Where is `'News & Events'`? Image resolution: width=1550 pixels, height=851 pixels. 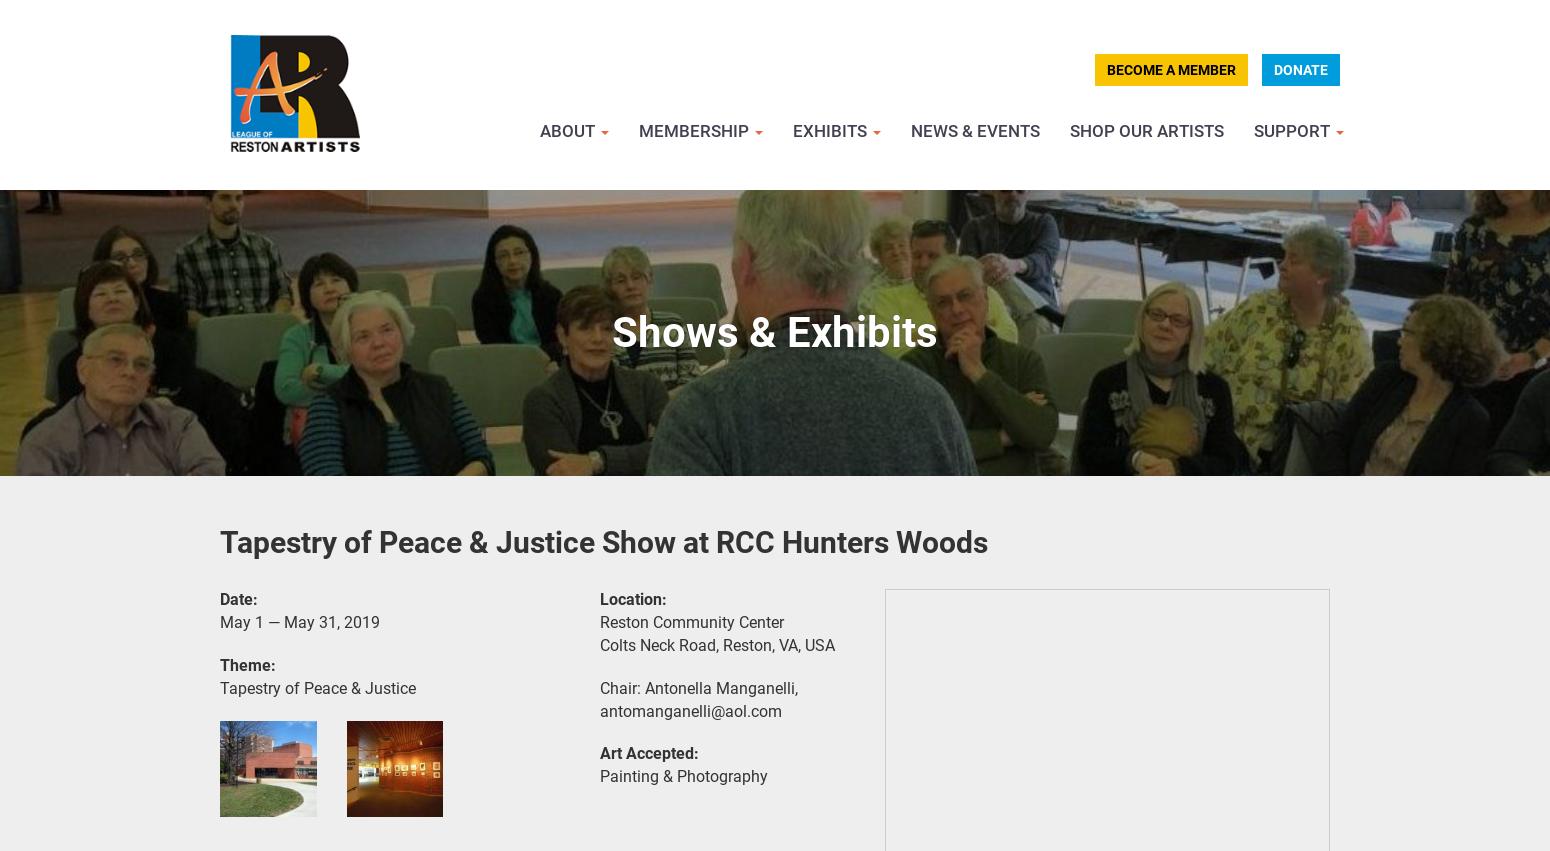 'News & Events' is located at coordinates (974, 130).